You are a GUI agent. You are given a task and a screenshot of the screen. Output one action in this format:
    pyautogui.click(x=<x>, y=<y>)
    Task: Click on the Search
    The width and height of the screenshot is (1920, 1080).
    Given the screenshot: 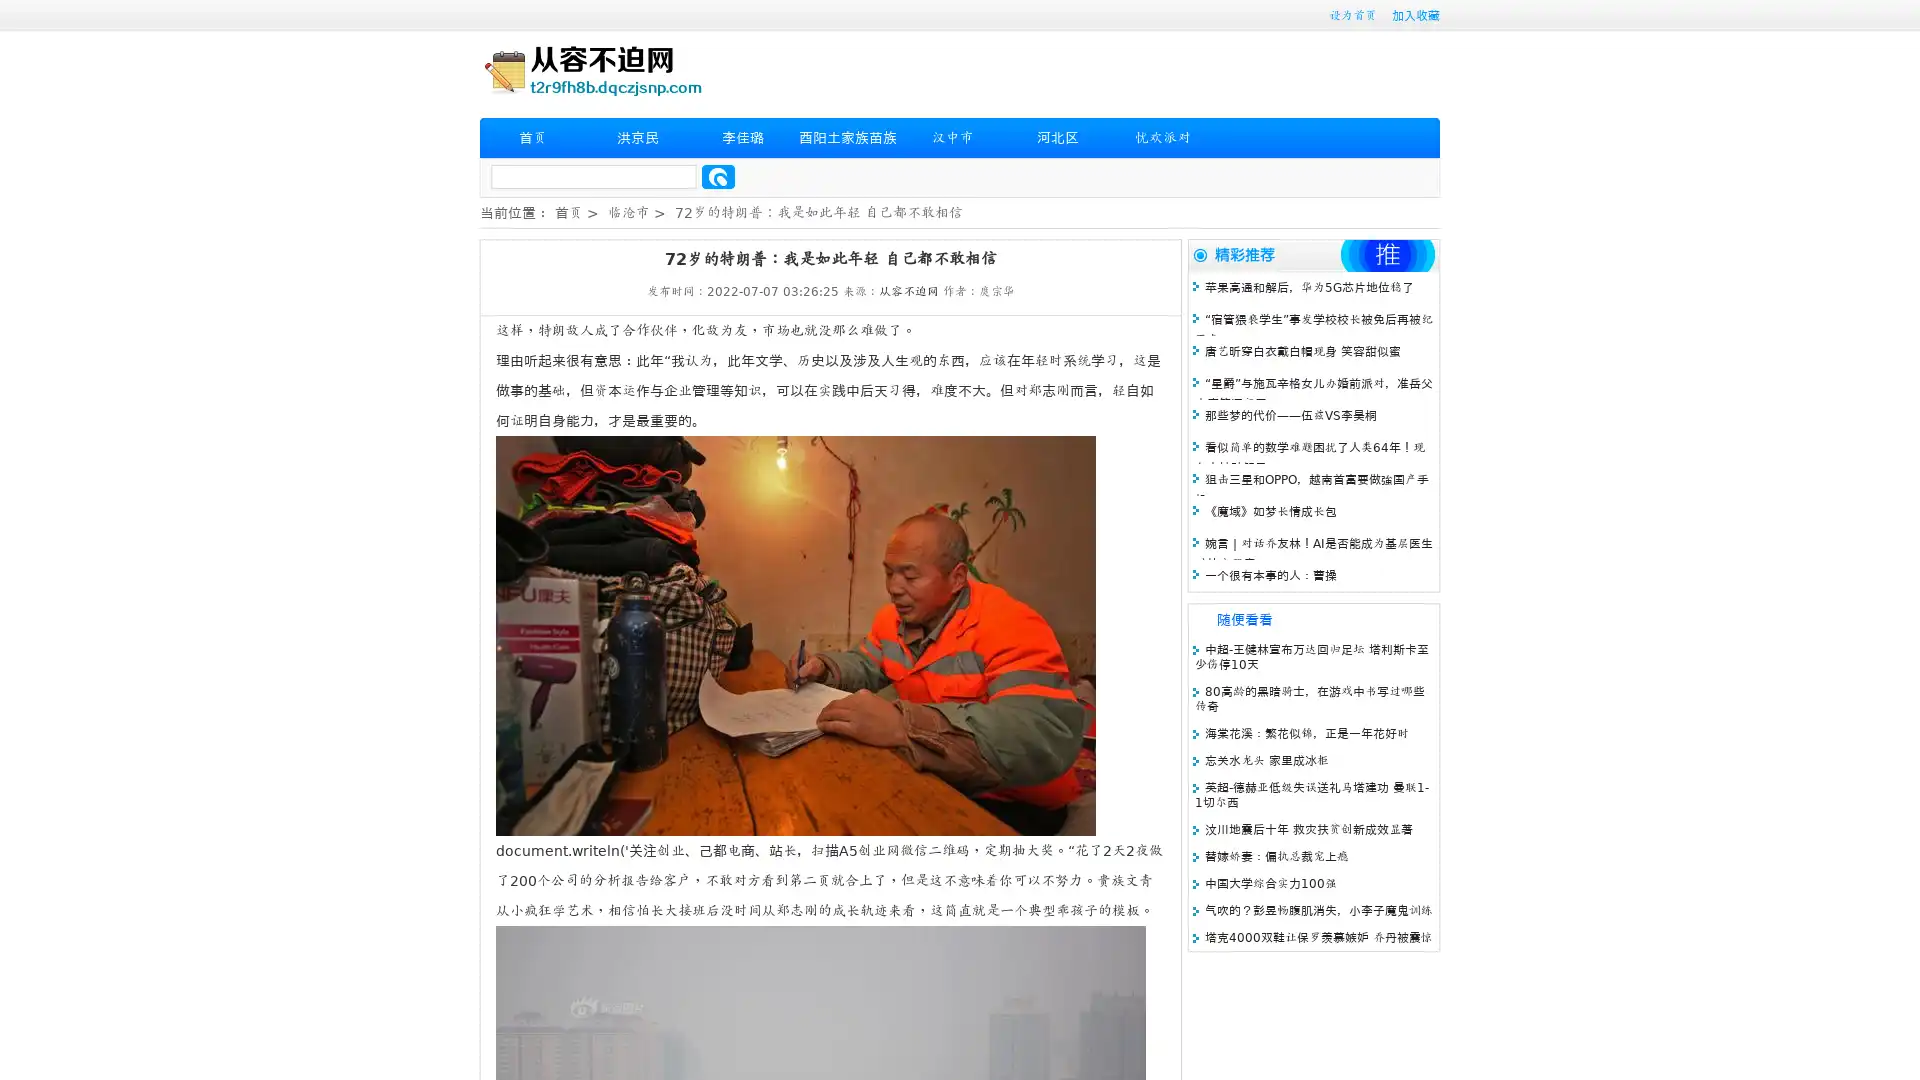 What is the action you would take?
    pyautogui.click(x=718, y=176)
    